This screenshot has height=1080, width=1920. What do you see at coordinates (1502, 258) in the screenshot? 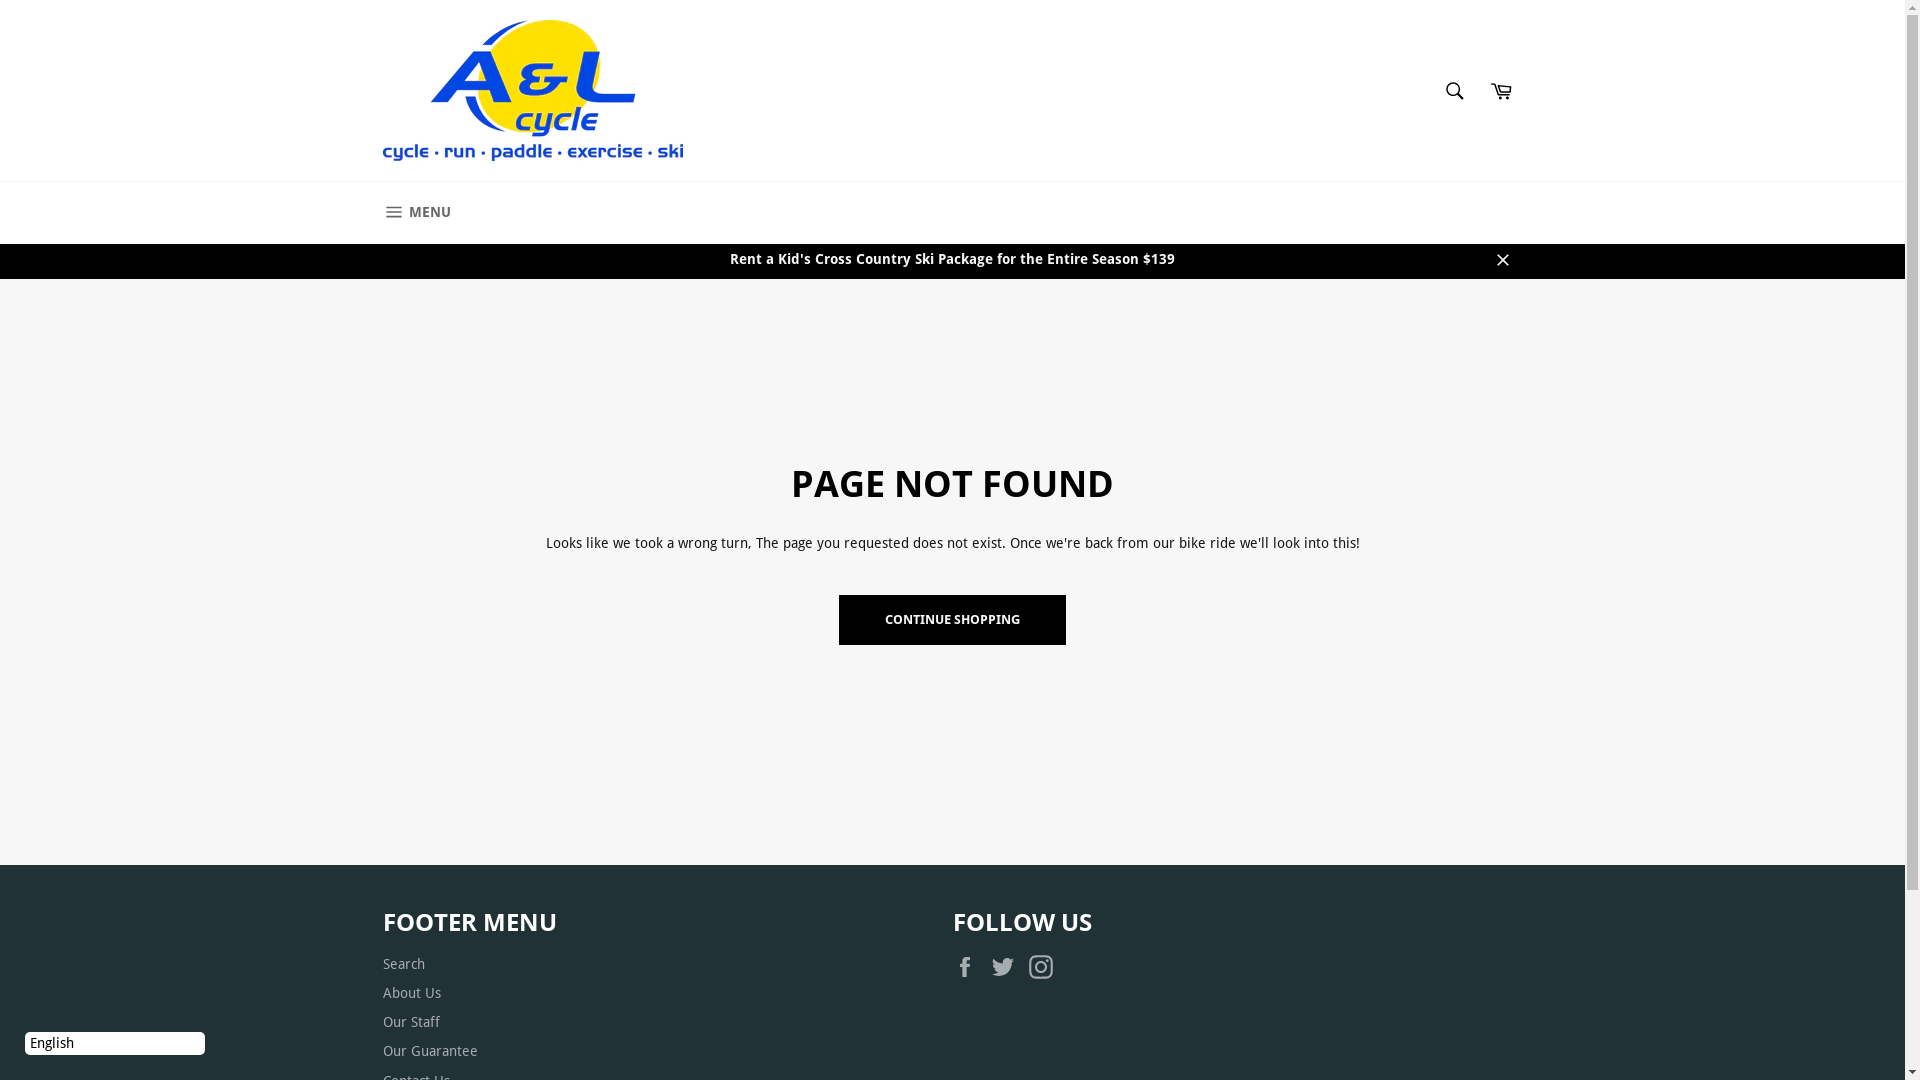
I see `'Close'` at bounding box center [1502, 258].